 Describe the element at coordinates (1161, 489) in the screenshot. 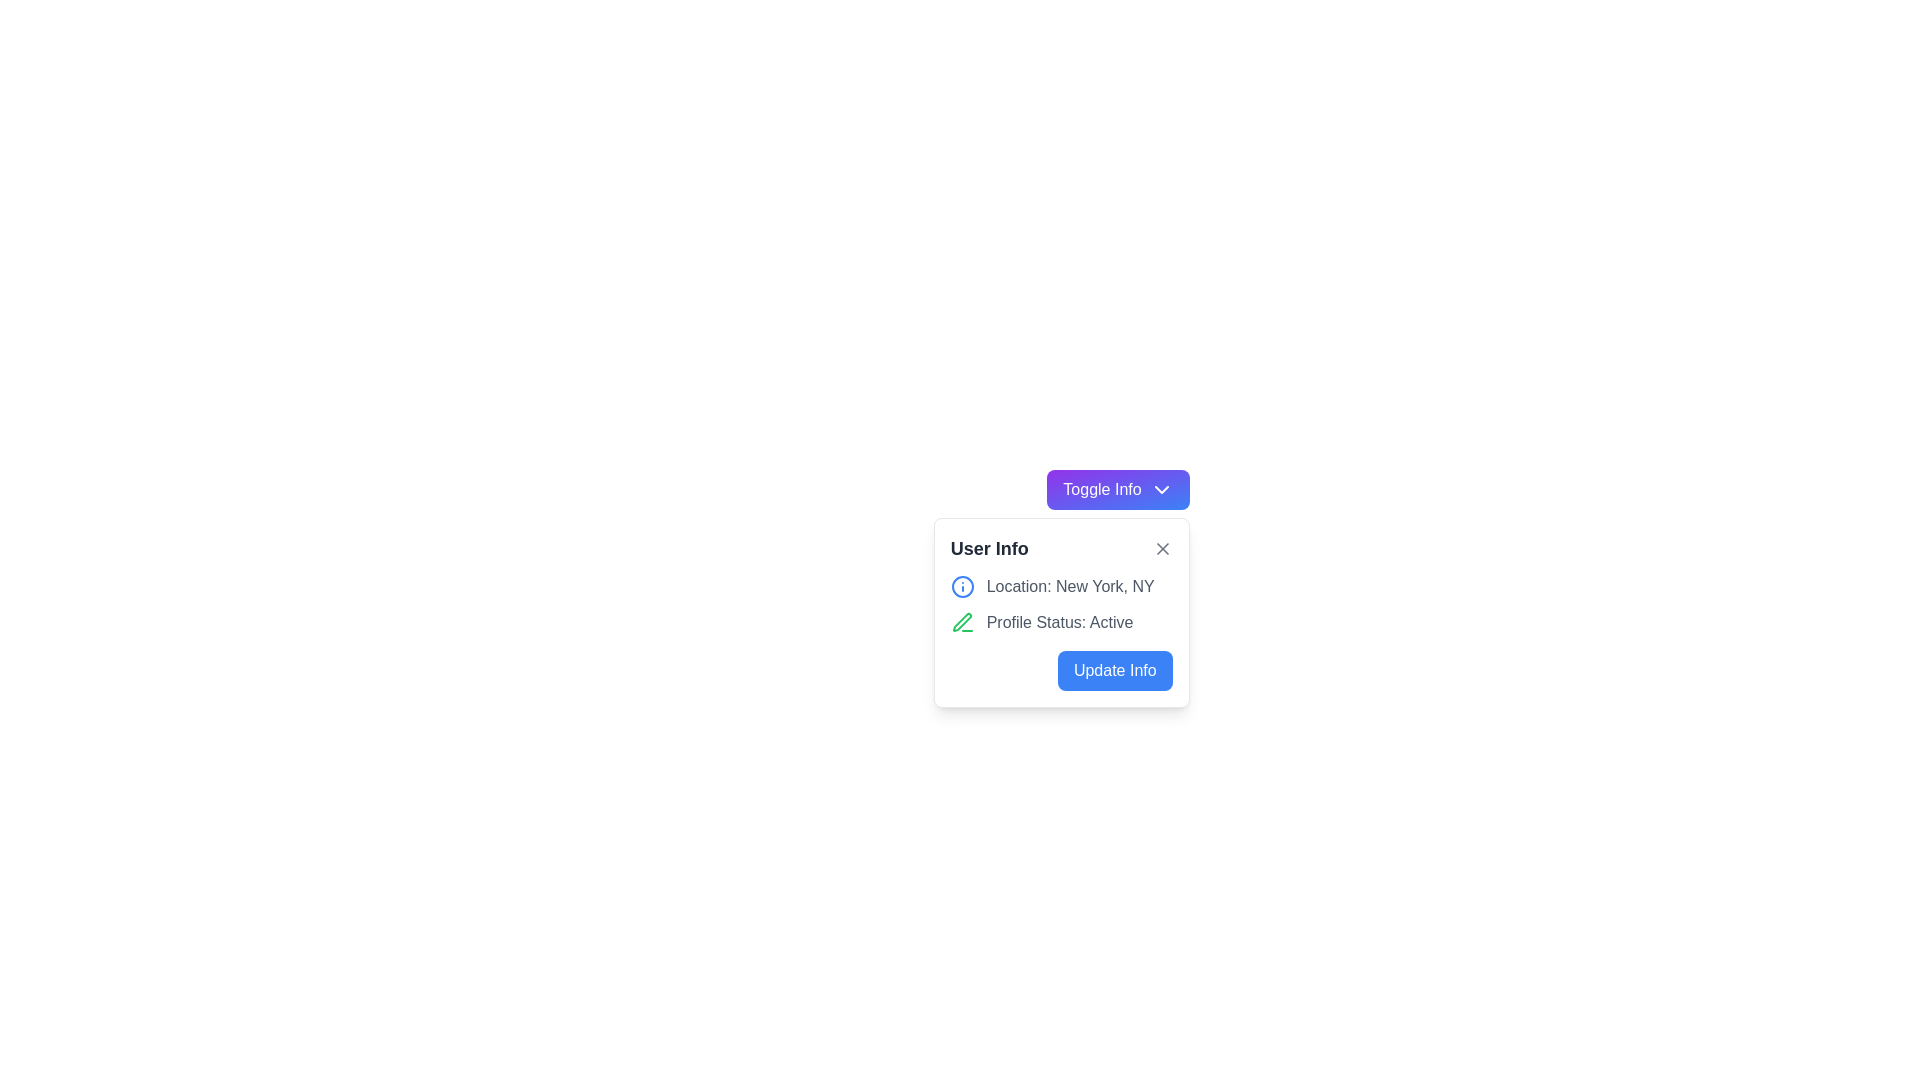

I see `the icon located near the right edge of the 'Toggle Info' button which indicates that it toggles additional information or a dropdown` at that location.